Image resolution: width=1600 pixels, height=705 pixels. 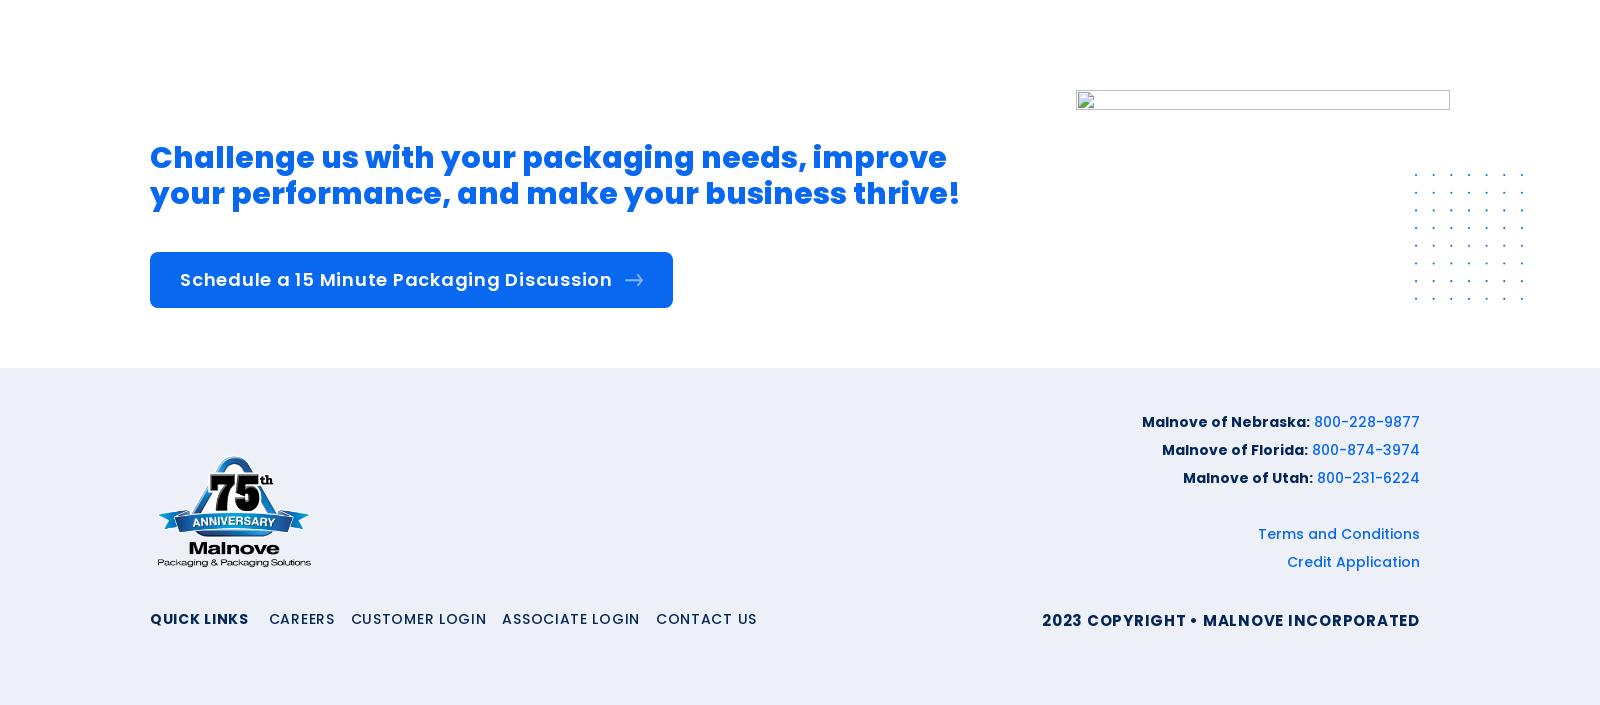 I want to click on 'Schedule a 15 Minute Packaging Discussion', so click(x=396, y=279).